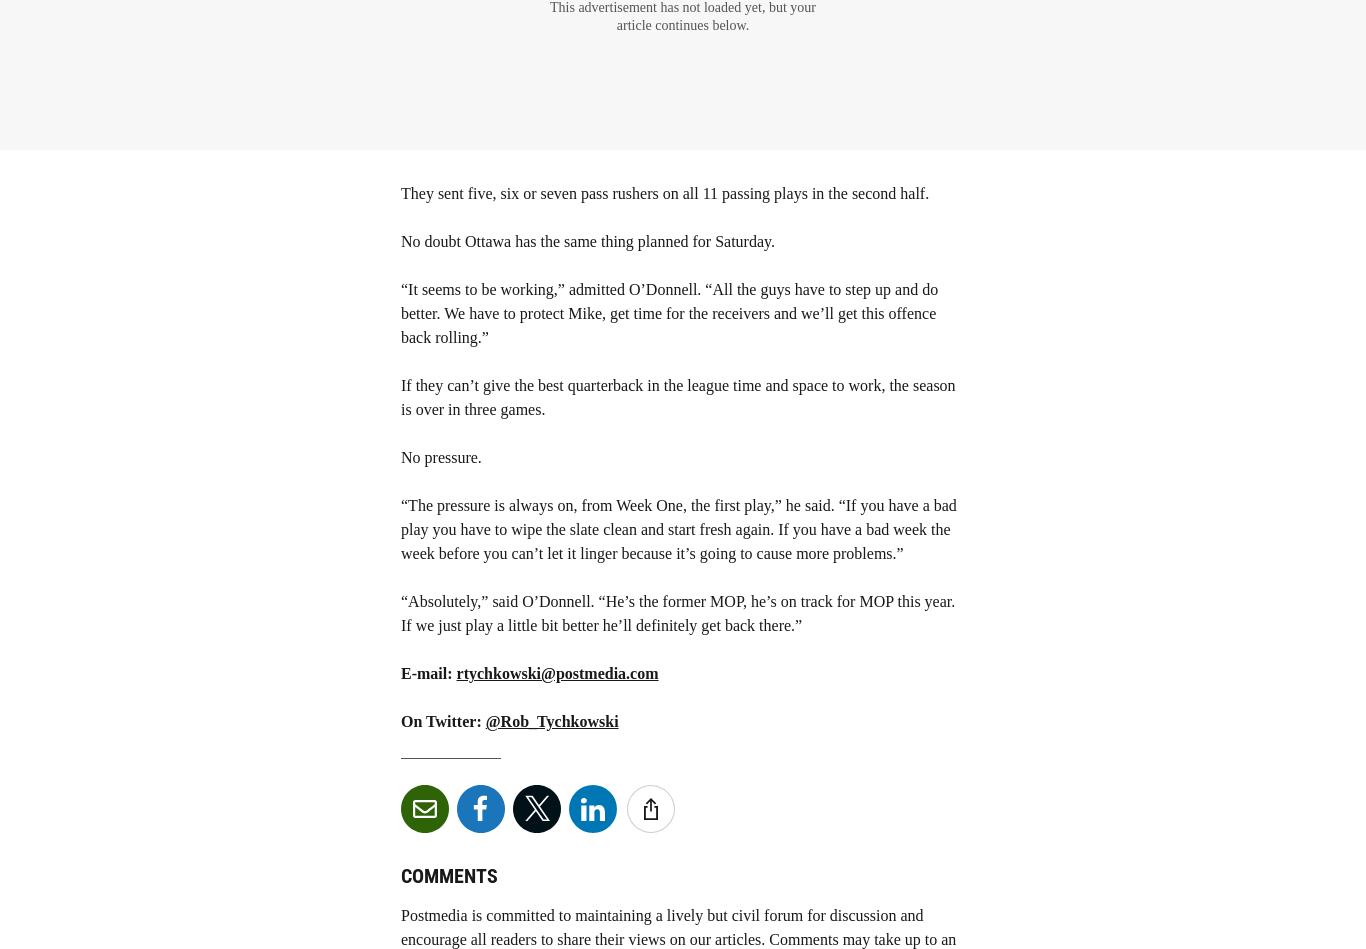  What do you see at coordinates (441, 721) in the screenshot?
I see `'On Twitter:'` at bounding box center [441, 721].